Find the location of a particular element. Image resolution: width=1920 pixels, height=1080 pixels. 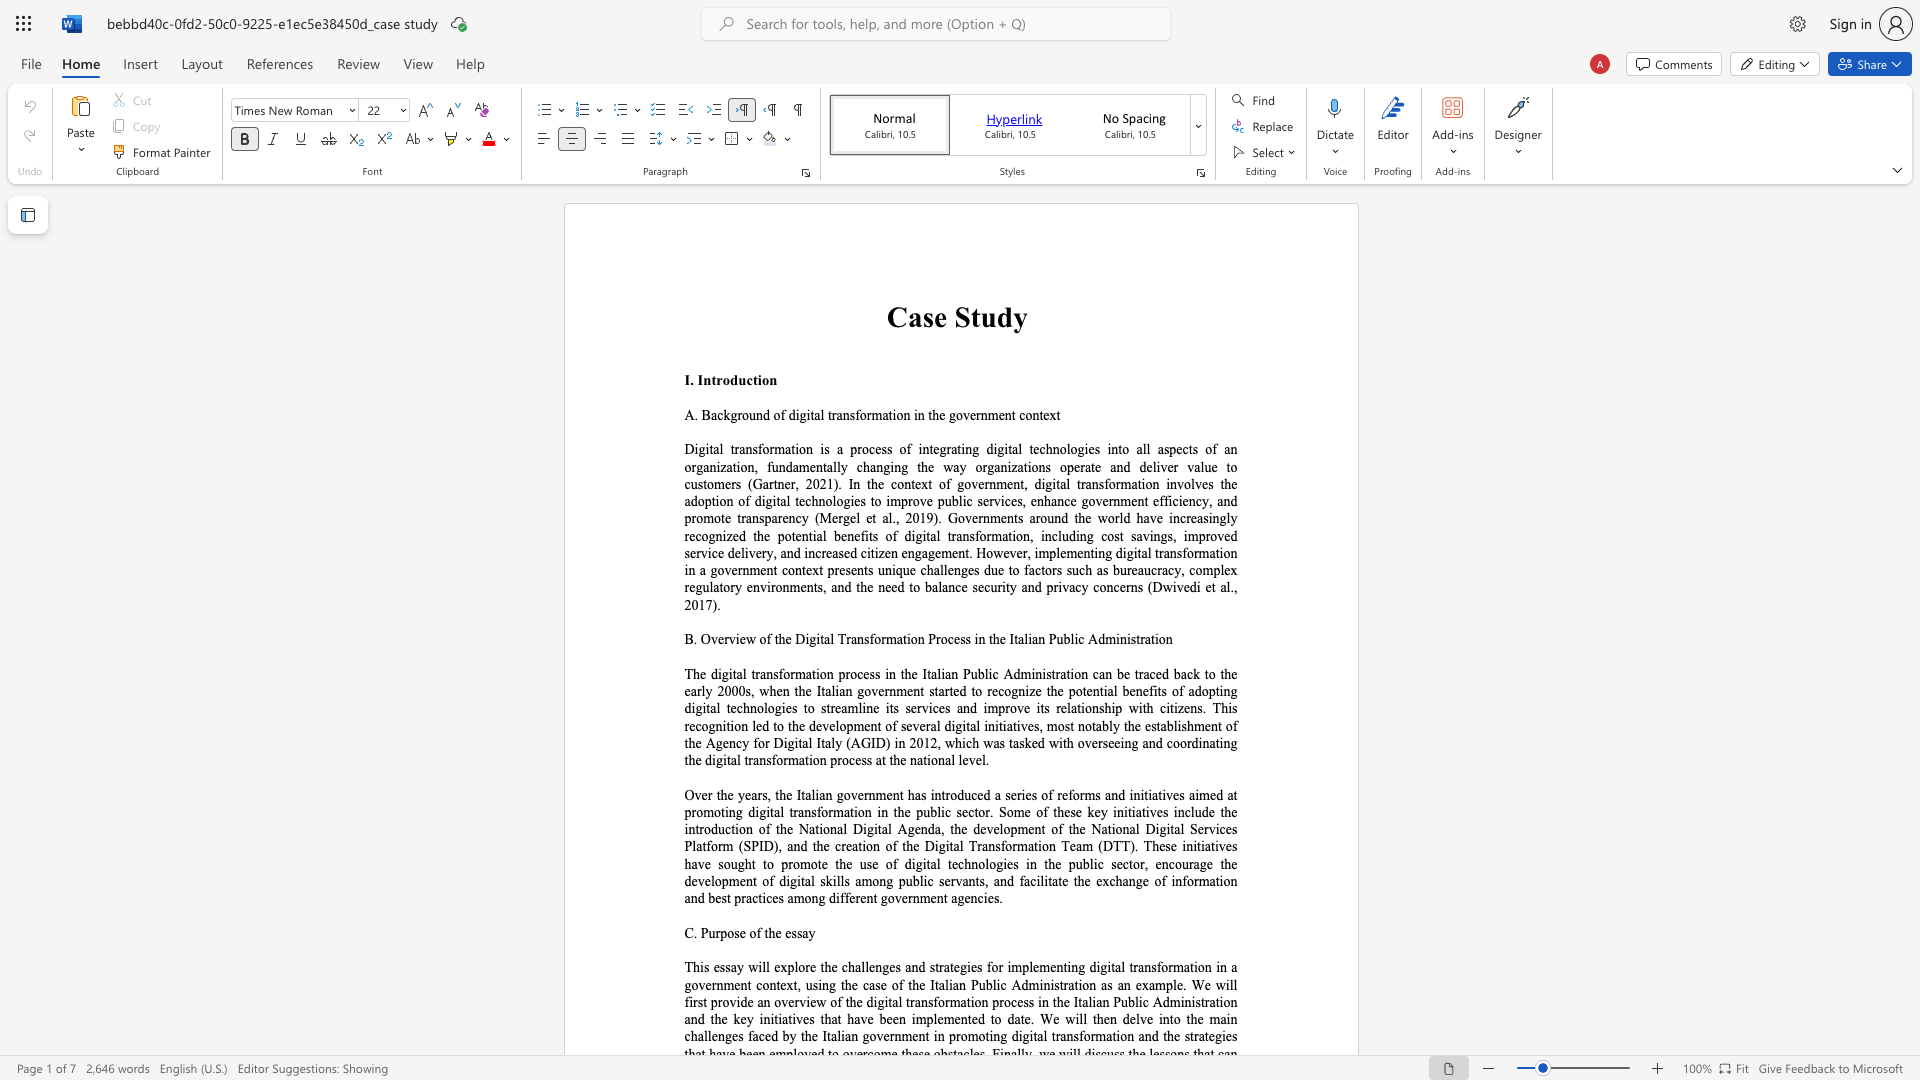

the subset text "ase Stu" within the text "Case Study" is located at coordinates (906, 315).